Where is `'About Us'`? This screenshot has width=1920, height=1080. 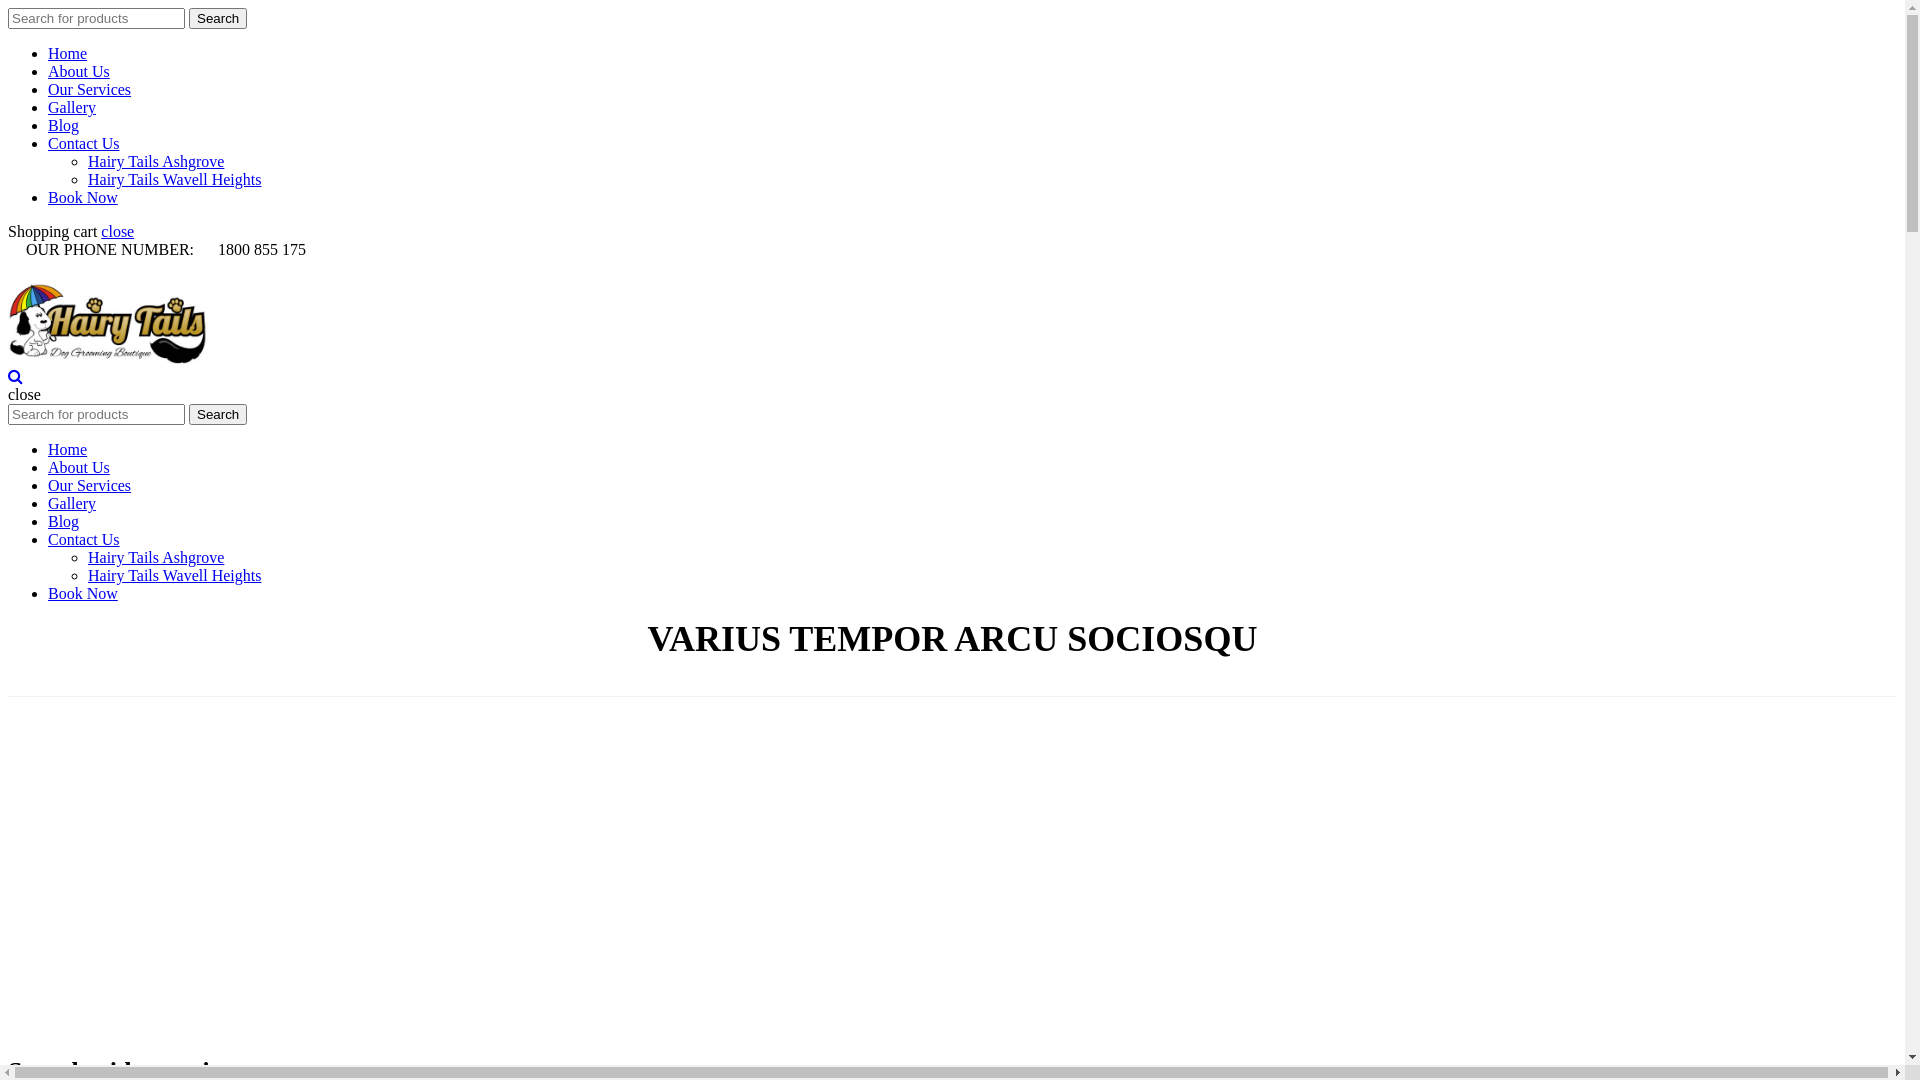
'About Us' is located at coordinates (78, 467).